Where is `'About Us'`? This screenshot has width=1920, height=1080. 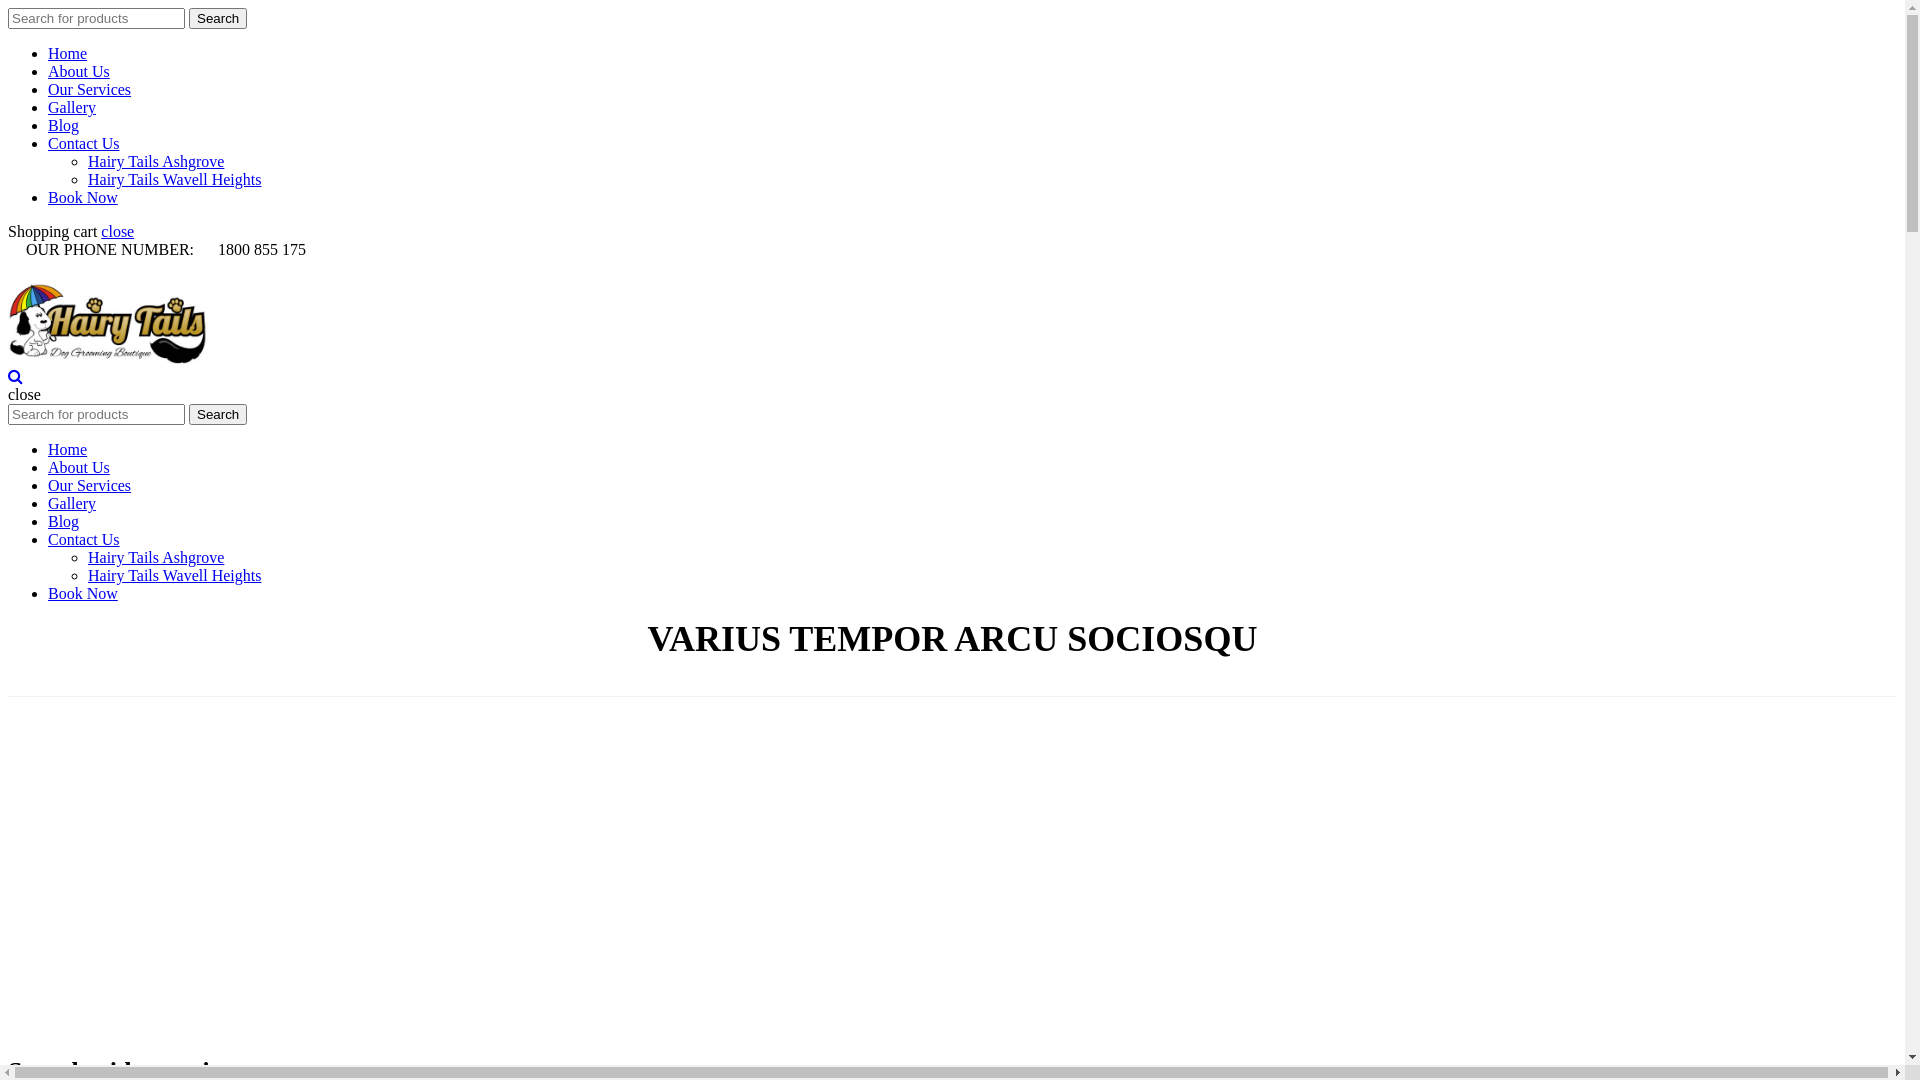
'About Us' is located at coordinates (78, 467).